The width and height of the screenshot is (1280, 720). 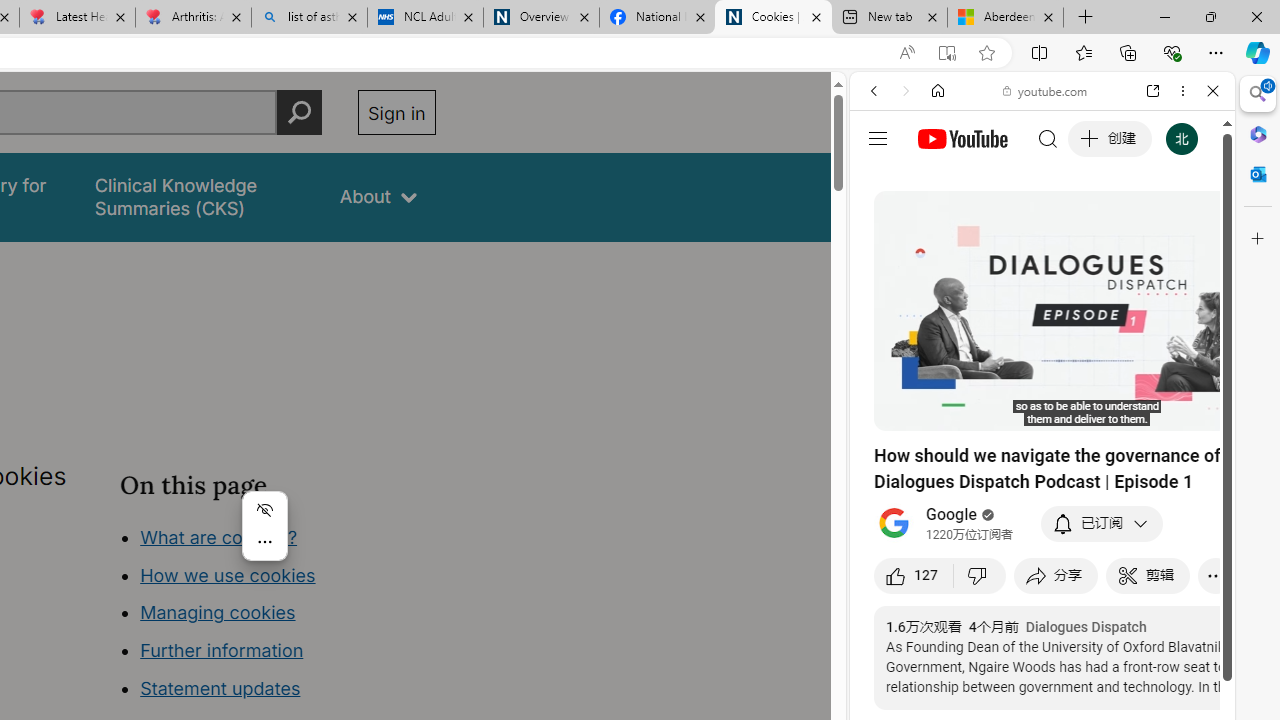 What do you see at coordinates (263, 542) in the screenshot?
I see `'More actions'` at bounding box center [263, 542].